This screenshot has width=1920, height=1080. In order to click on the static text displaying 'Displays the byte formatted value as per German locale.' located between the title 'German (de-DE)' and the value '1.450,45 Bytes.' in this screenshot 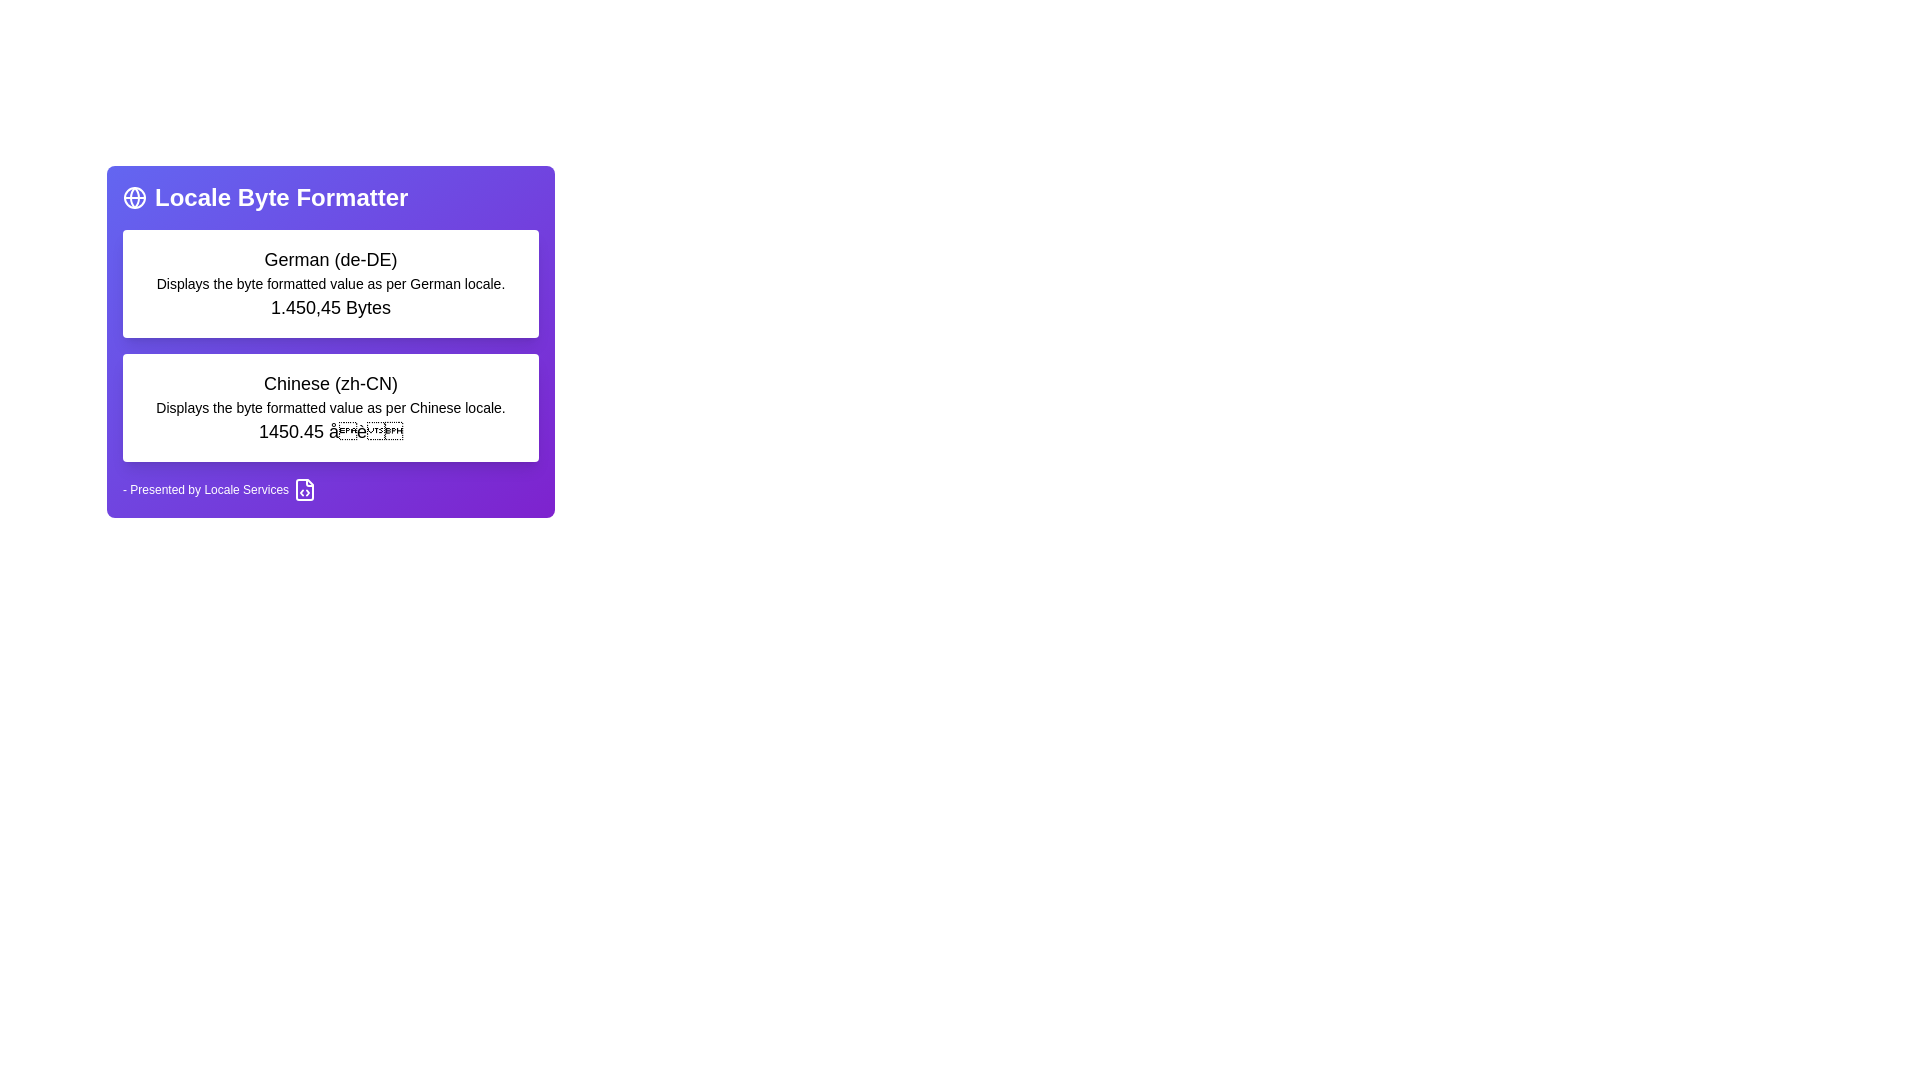, I will do `click(331, 284)`.